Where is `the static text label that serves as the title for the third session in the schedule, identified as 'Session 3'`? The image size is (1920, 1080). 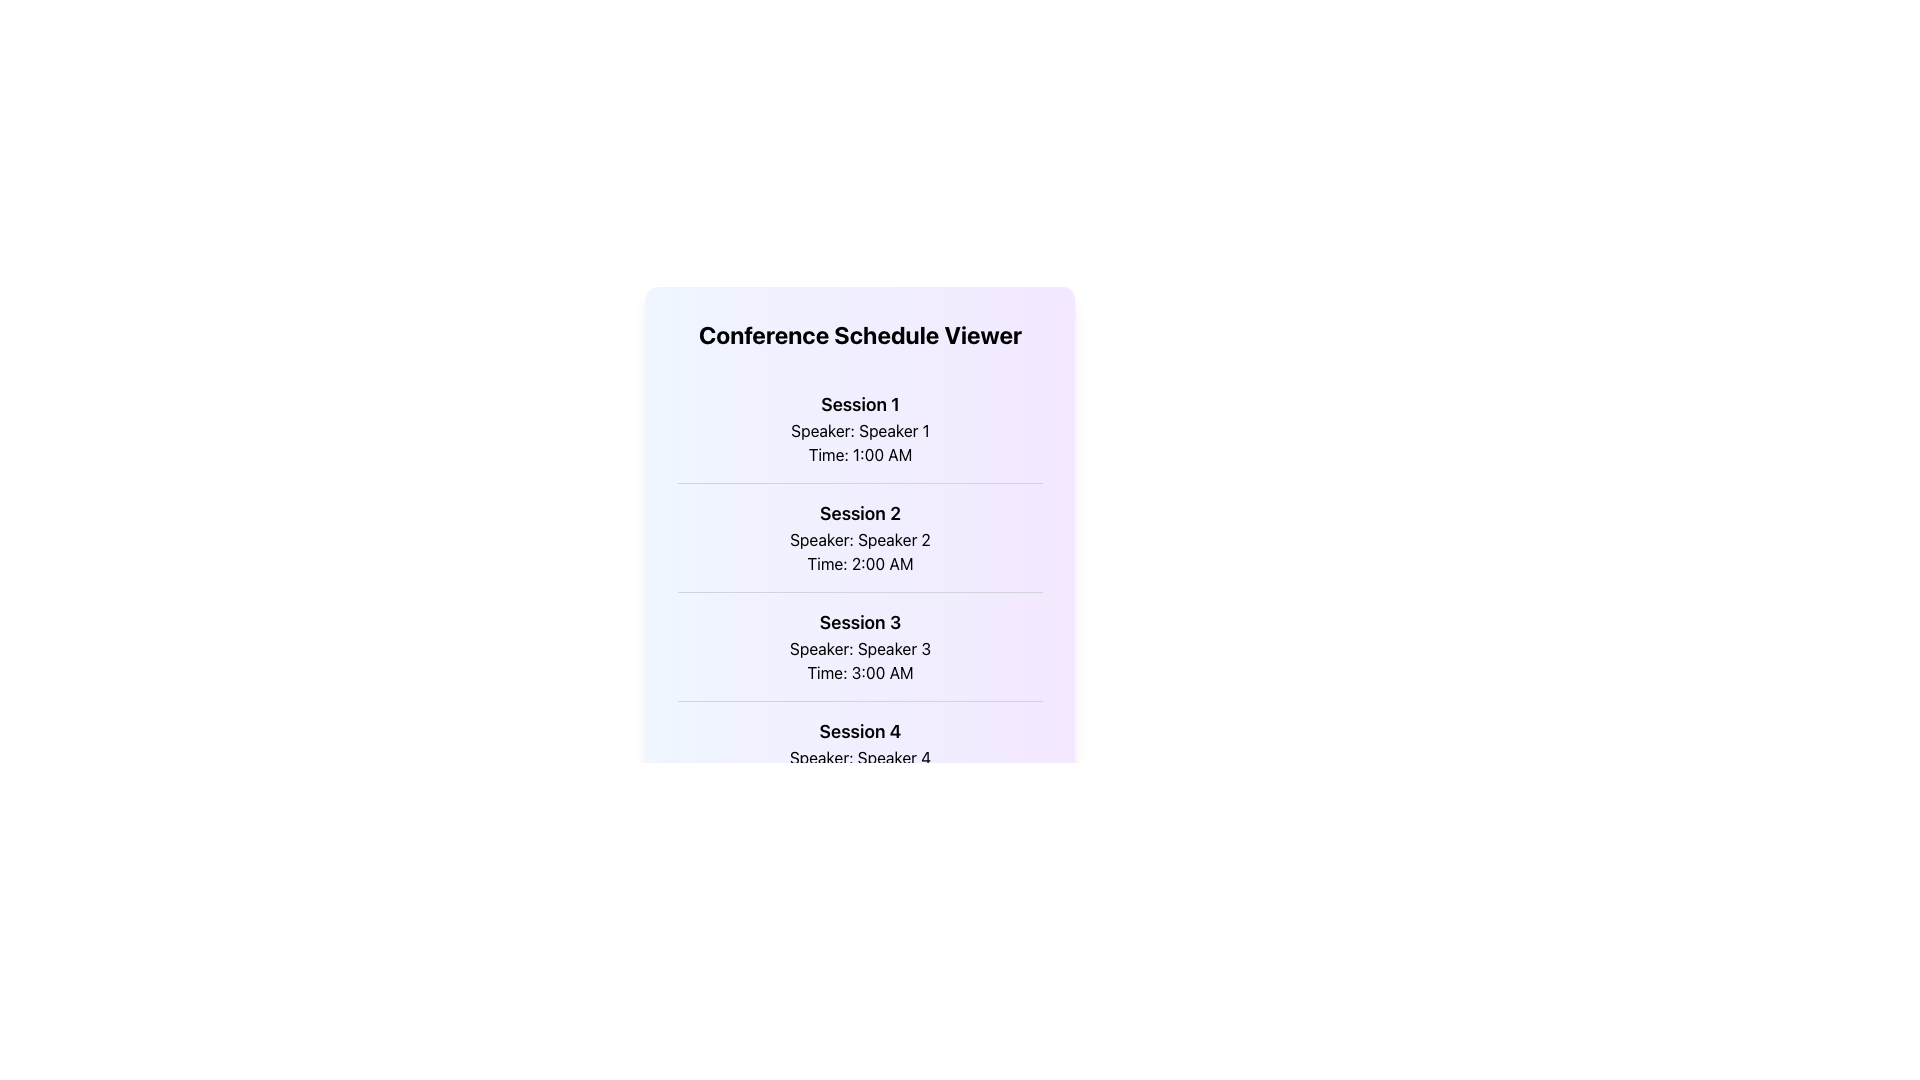 the static text label that serves as the title for the third session in the schedule, identified as 'Session 3' is located at coordinates (860, 622).